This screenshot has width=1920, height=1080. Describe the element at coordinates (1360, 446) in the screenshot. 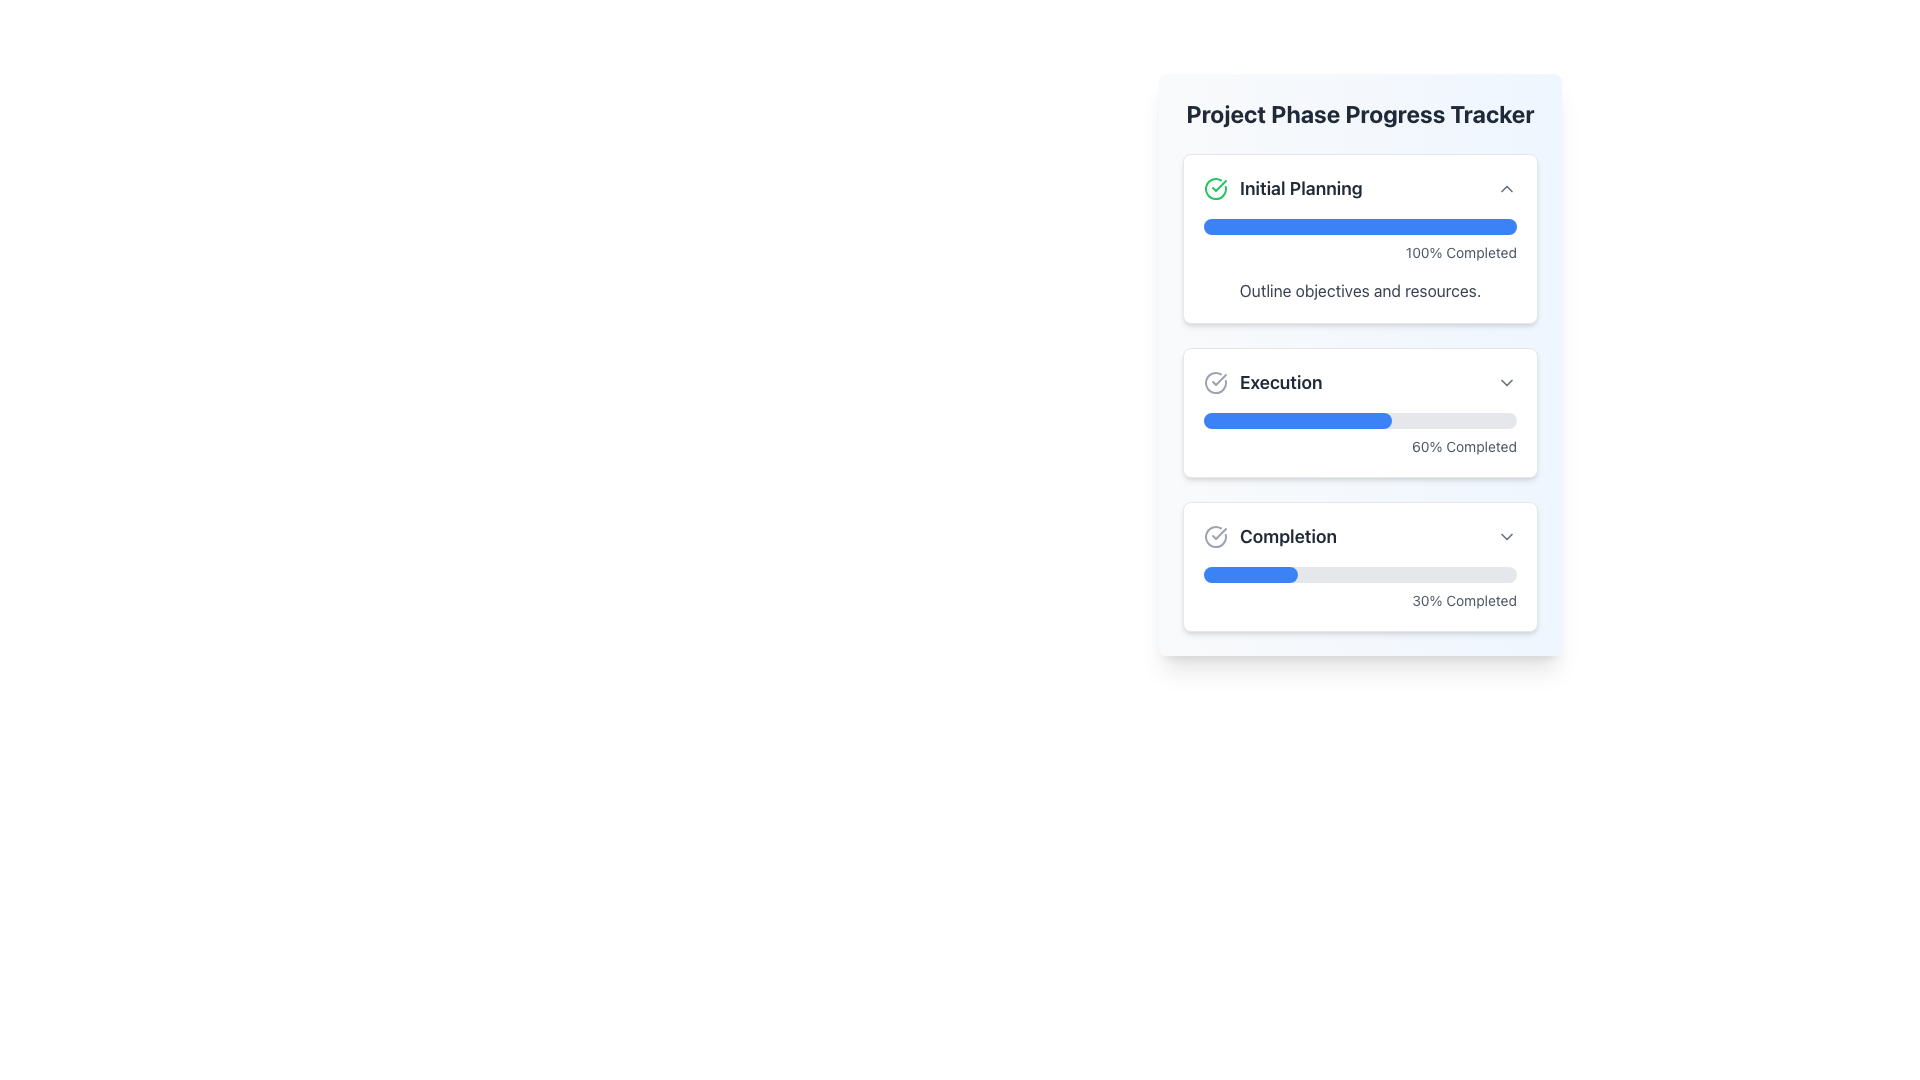

I see `the displayed percentage from the text label indicating the progress completed for the 'Execution' section, located below the blue progress bar and aligned to the right` at that location.